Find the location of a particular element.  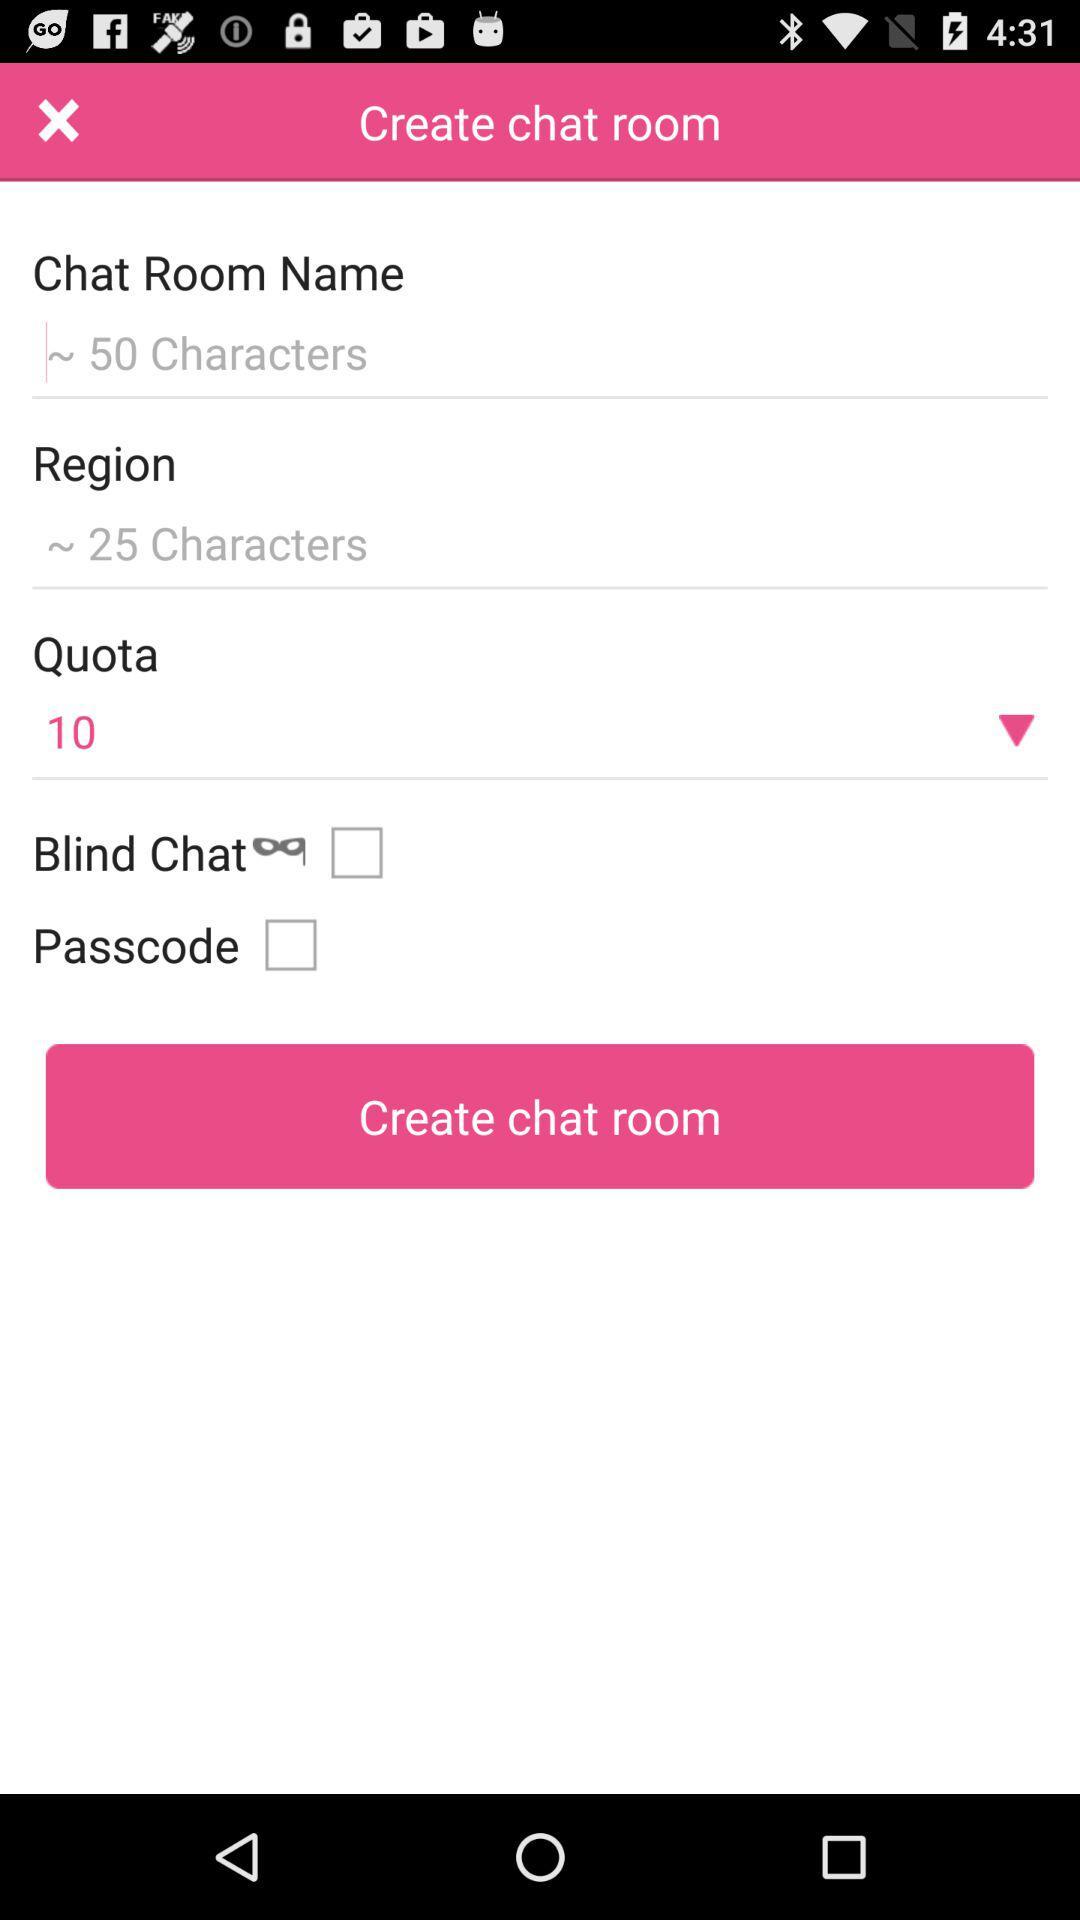

icon to the left of create chat room icon is located at coordinates (58, 121).